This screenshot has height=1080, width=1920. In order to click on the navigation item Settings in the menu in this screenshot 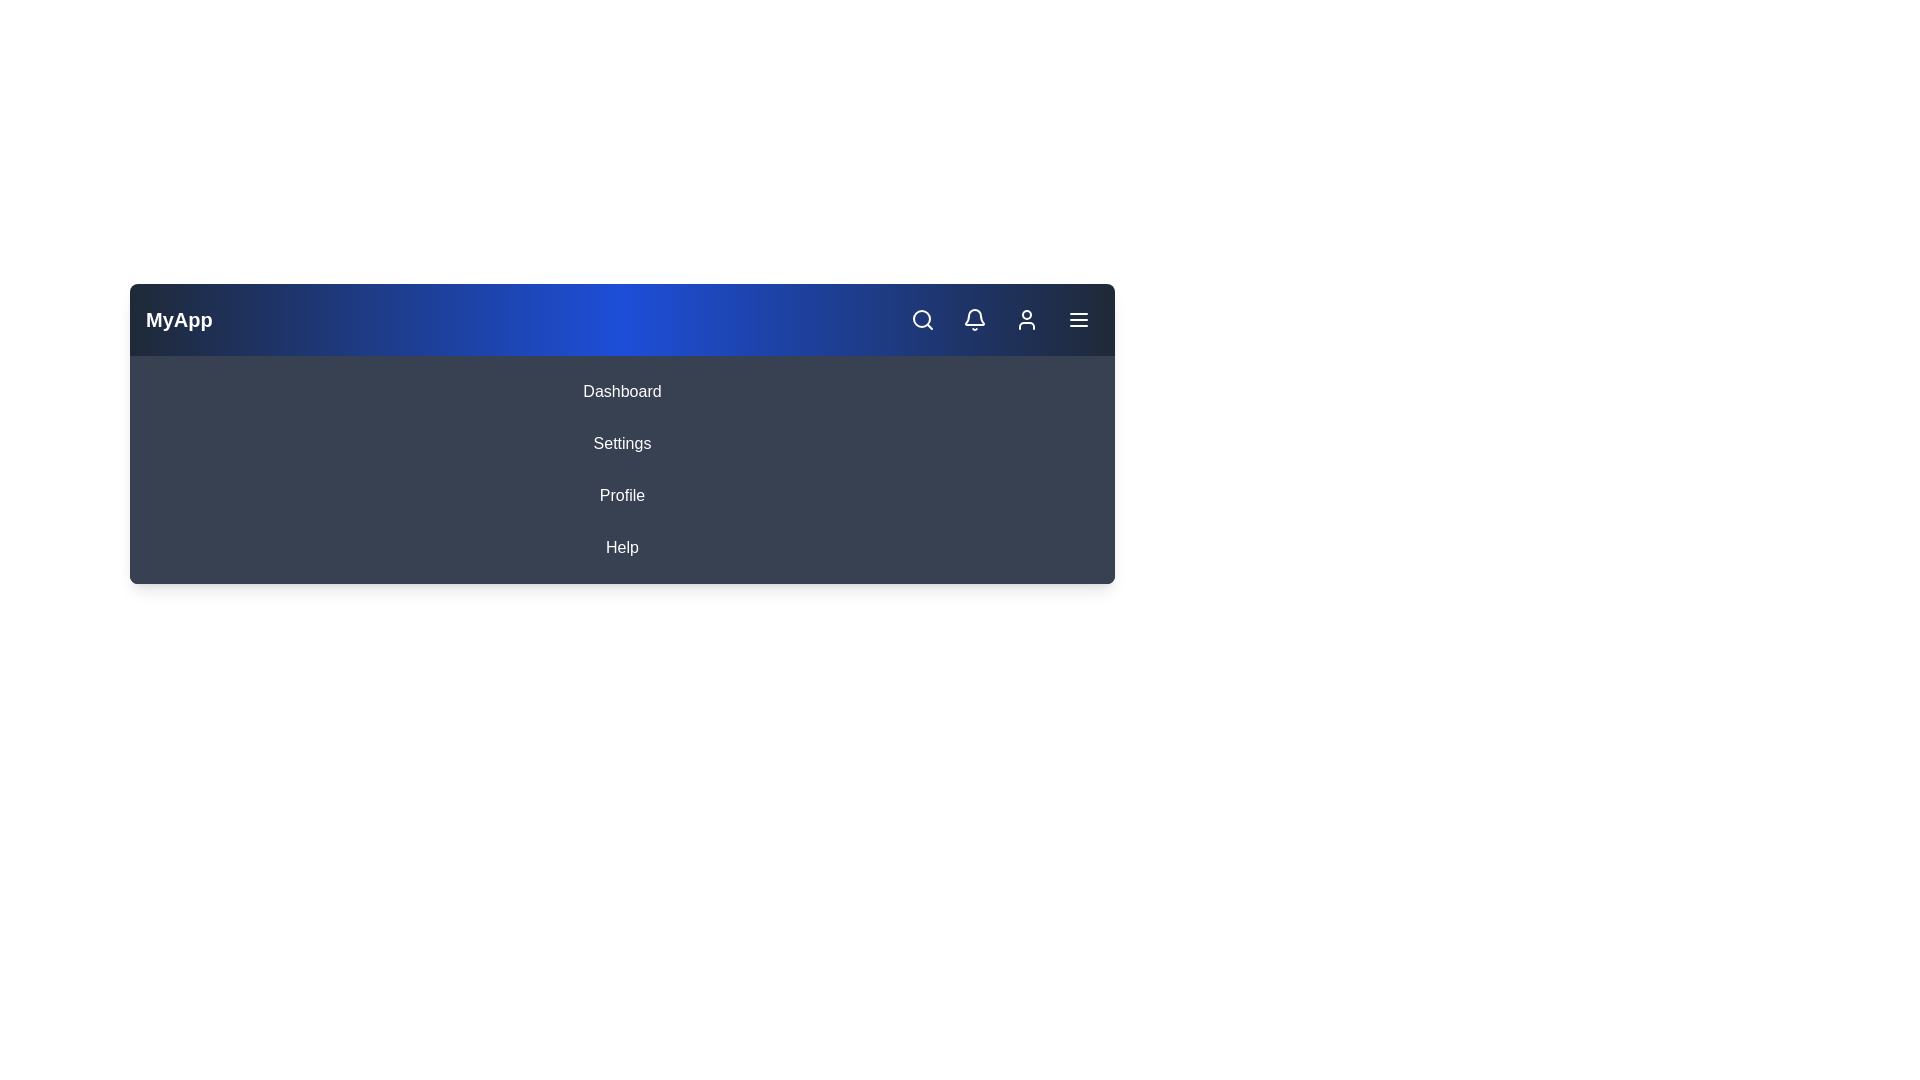, I will do `click(621, 442)`.